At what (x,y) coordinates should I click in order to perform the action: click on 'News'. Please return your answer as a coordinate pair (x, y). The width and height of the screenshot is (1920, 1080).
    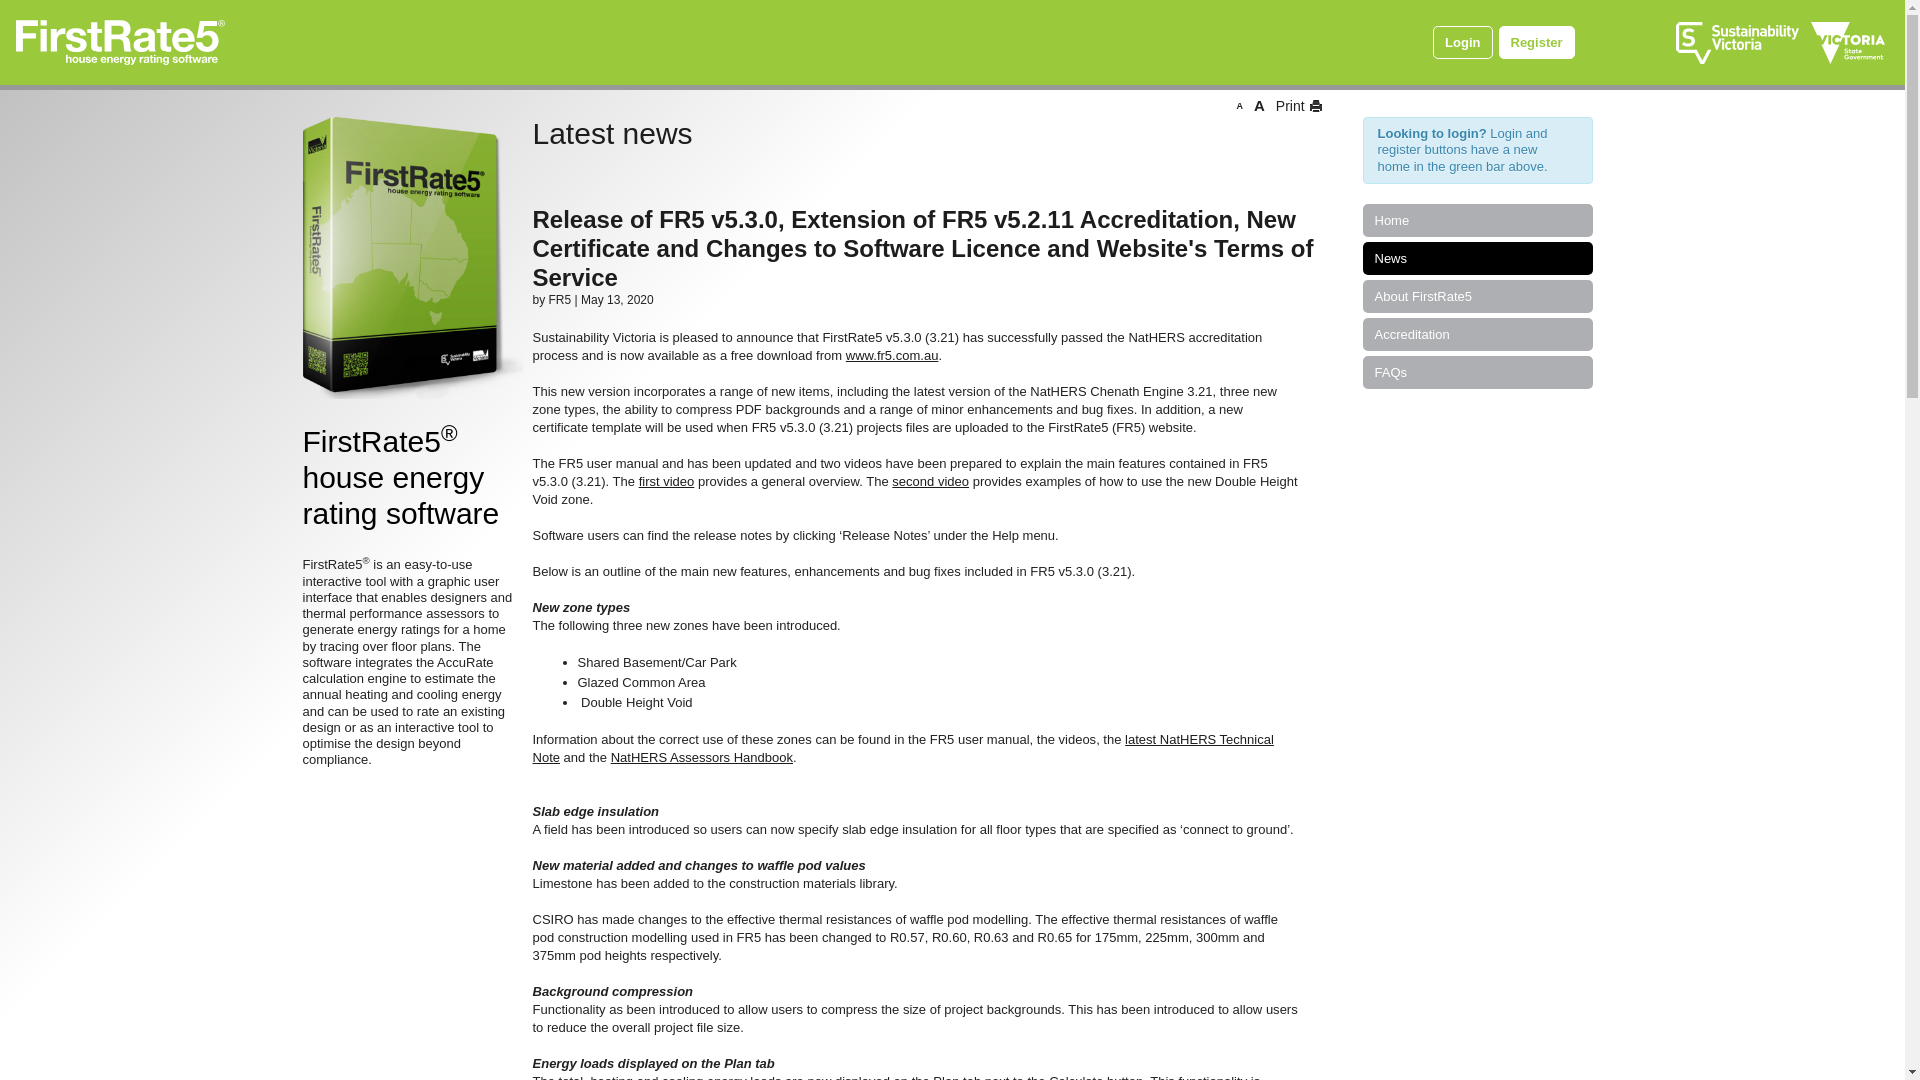
    Looking at the image, I should click on (1477, 257).